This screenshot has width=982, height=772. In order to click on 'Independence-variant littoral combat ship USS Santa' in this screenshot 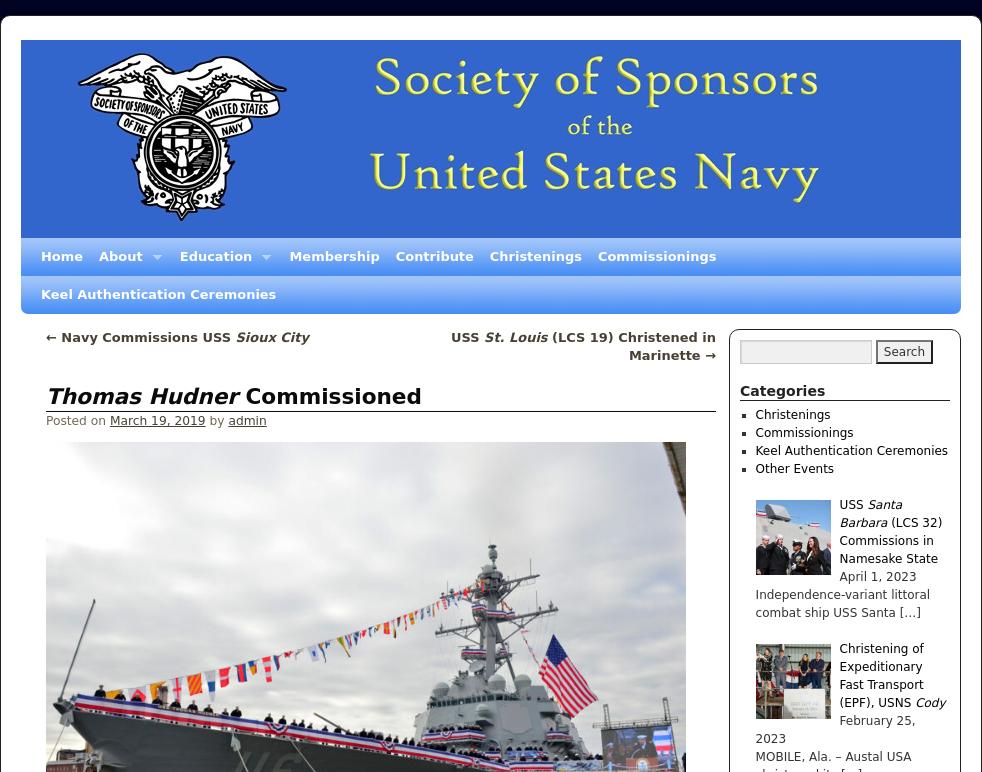, I will do `click(842, 604)`.